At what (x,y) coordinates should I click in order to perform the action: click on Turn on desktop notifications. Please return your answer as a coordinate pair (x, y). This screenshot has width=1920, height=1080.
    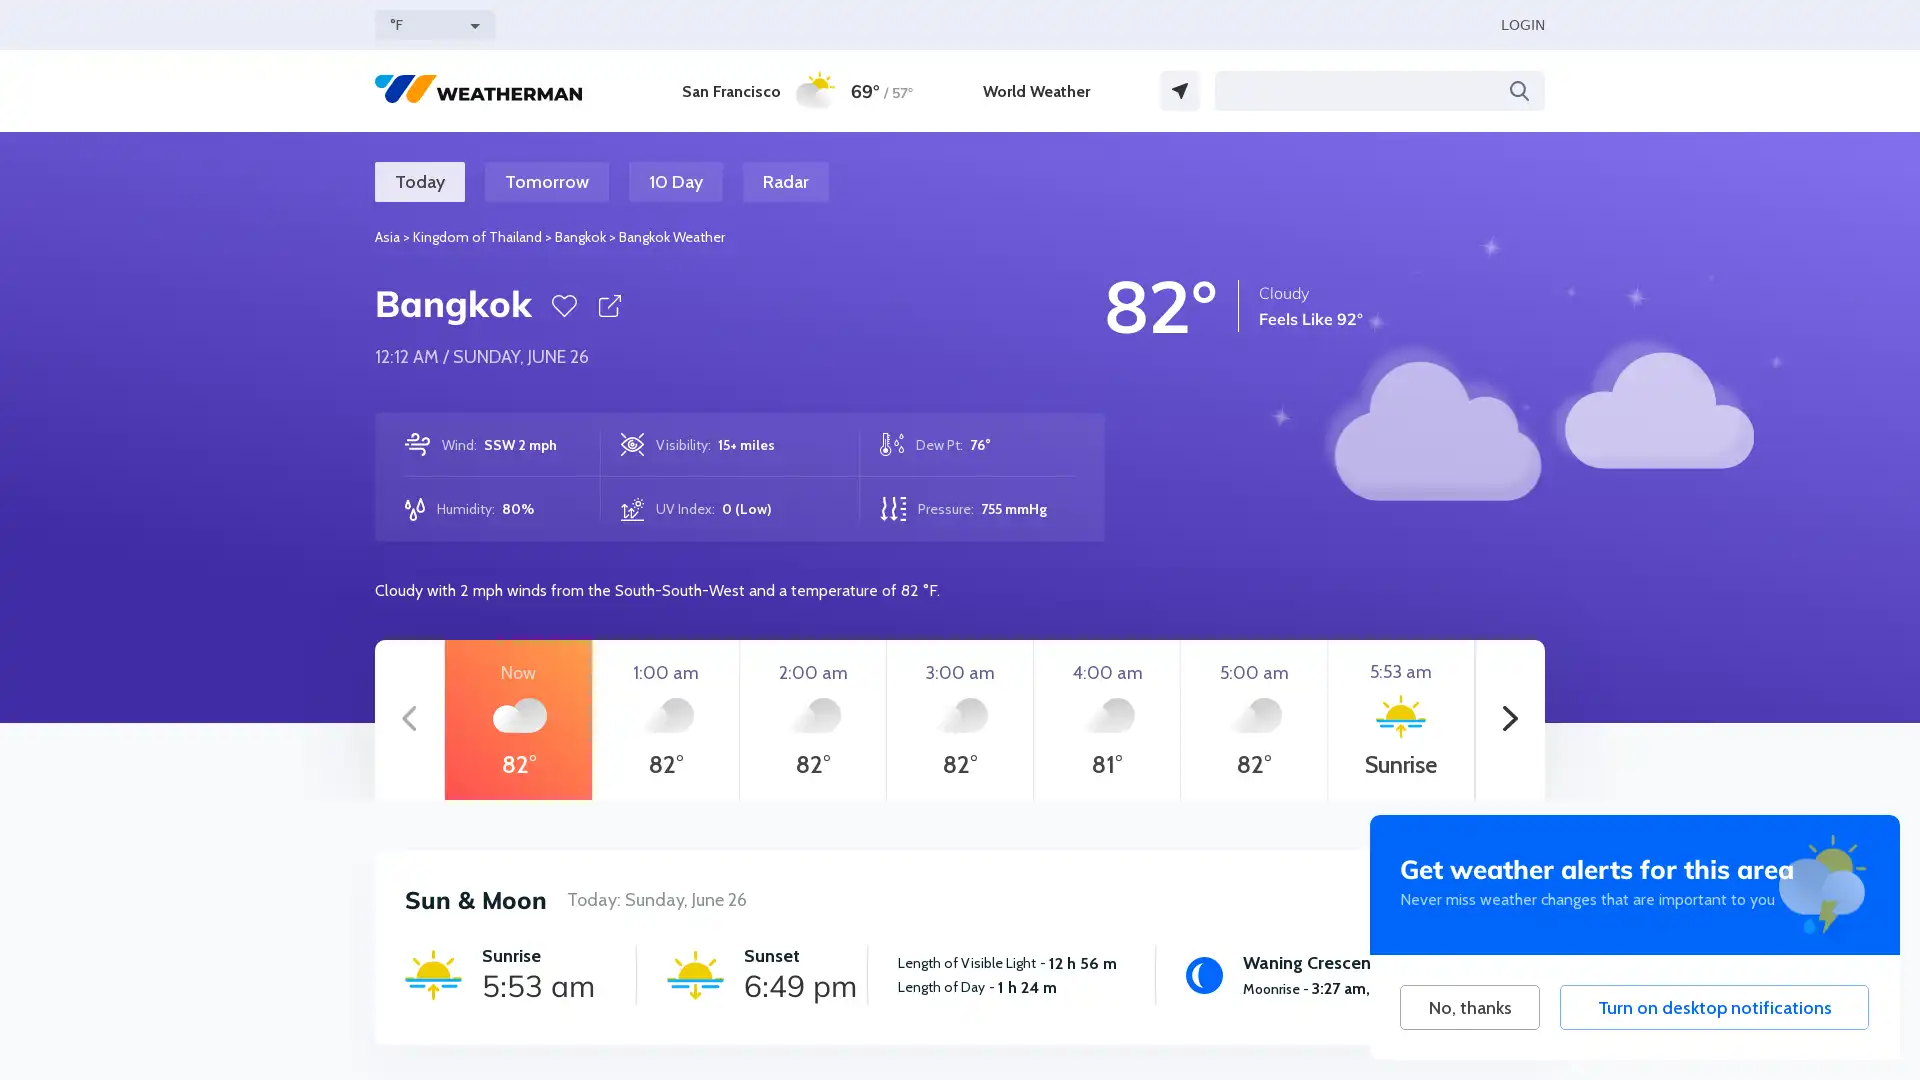
    Looking at the image, I should click on (1713, 1007).